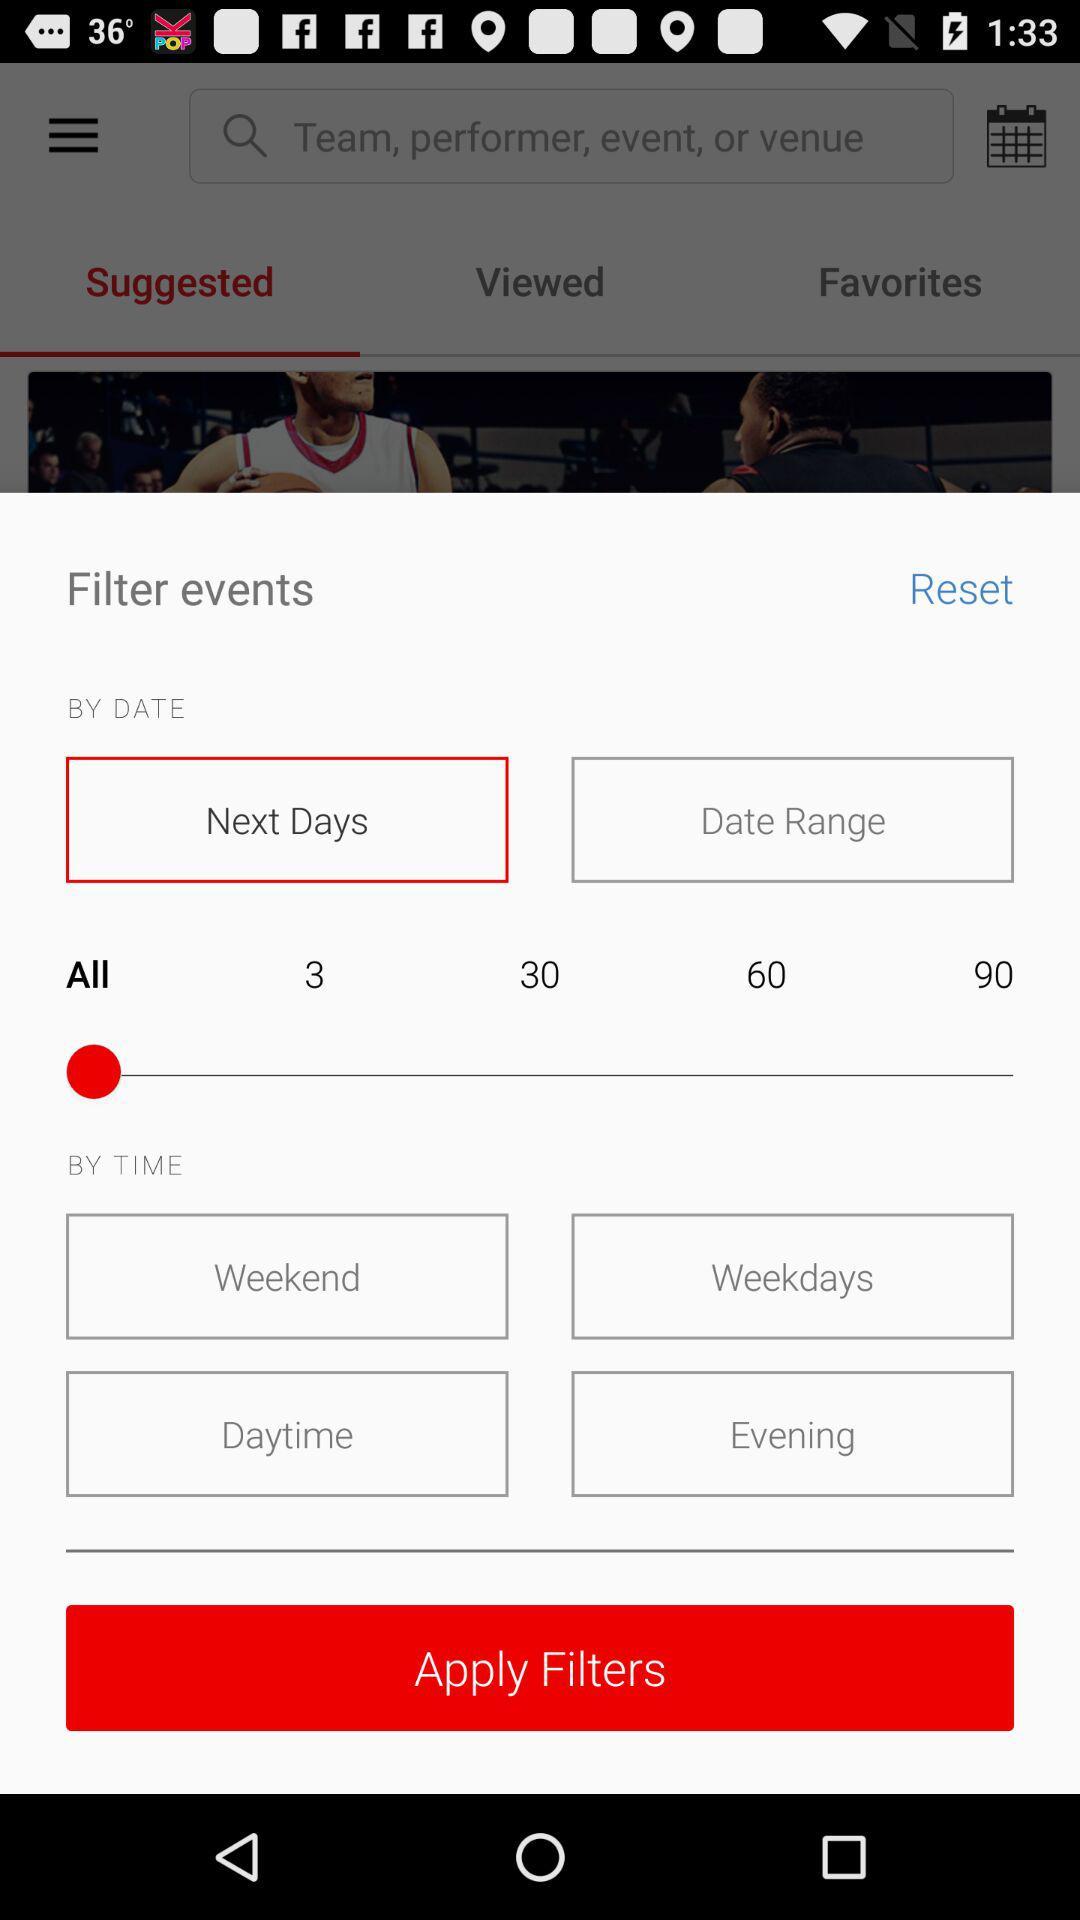  Describe the element at coordinates (108, 988) in the screenshot. I see `item next to the 3` at that location.